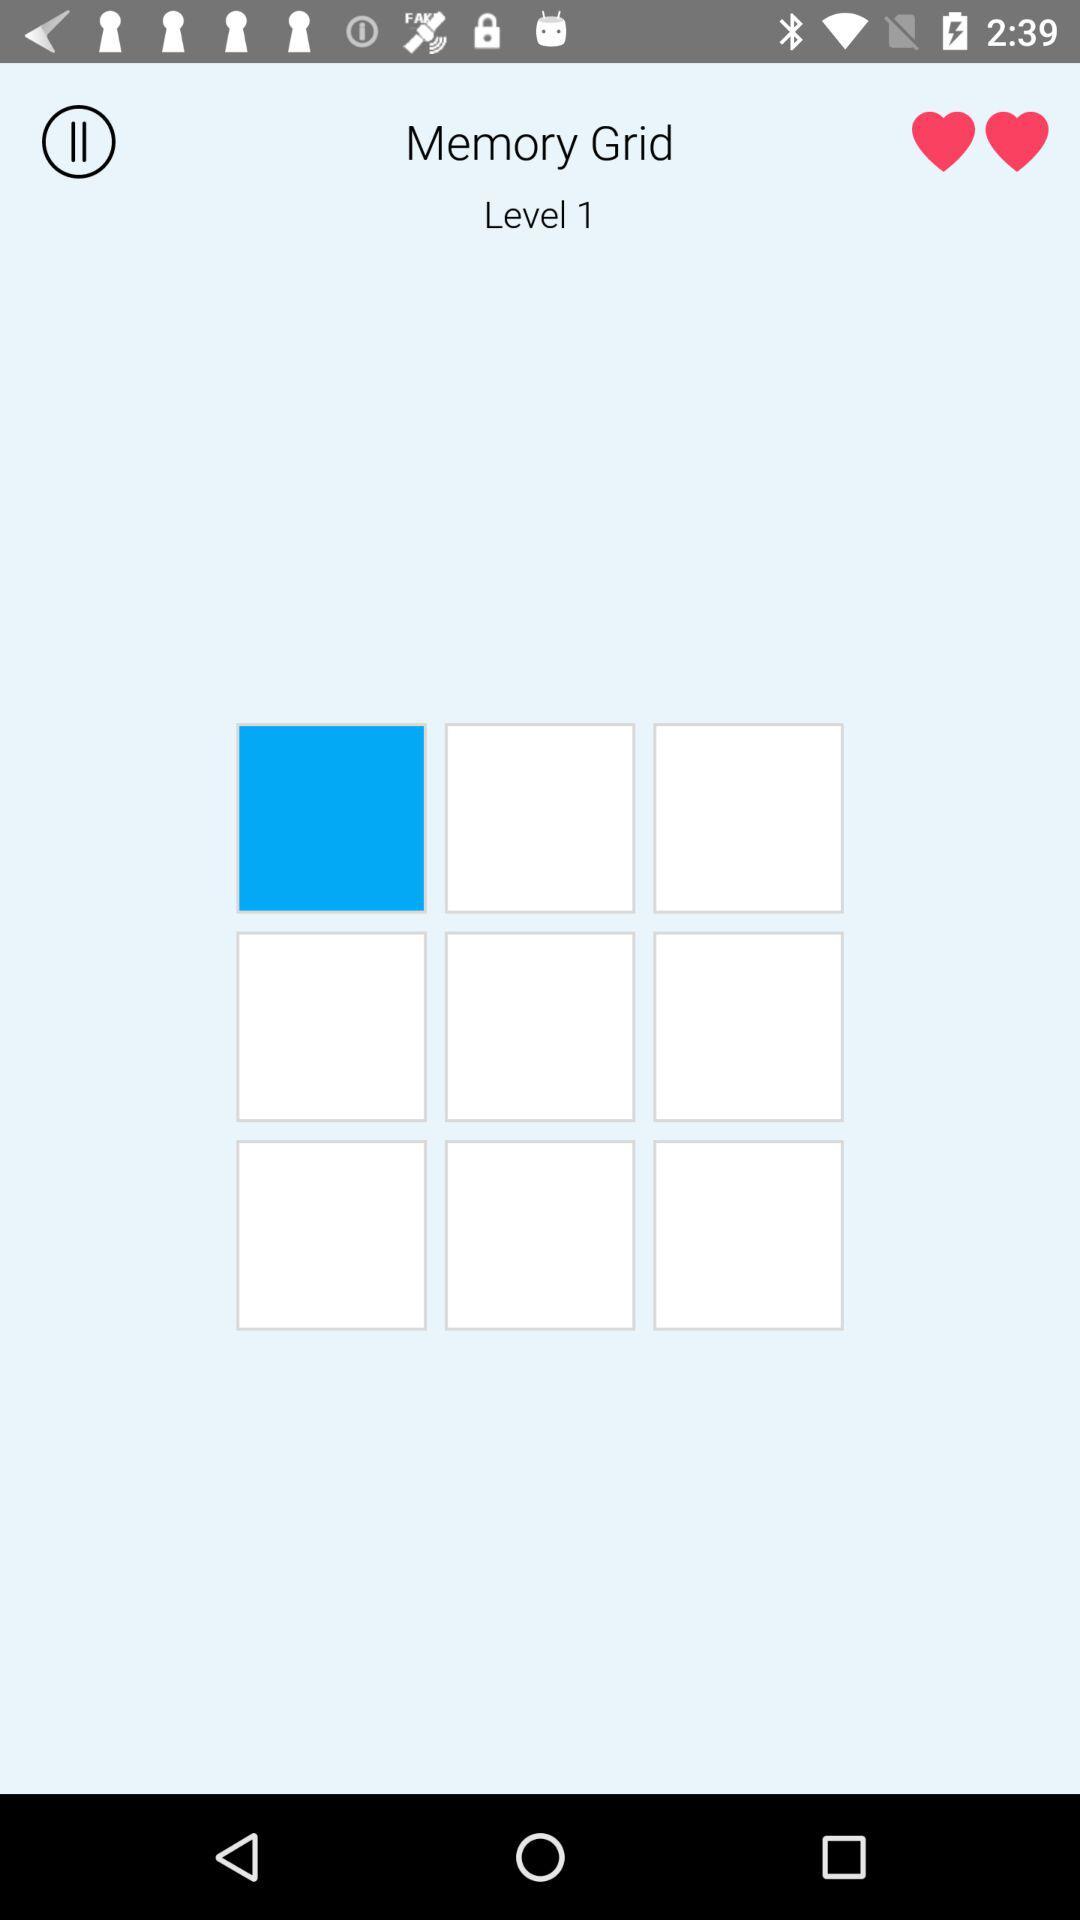 This screenshot has height=1920, width=1080. What do you see at coordinates (330, 1234) in the screenshot?
I see `reveal` at bounding box center [330, 1234].